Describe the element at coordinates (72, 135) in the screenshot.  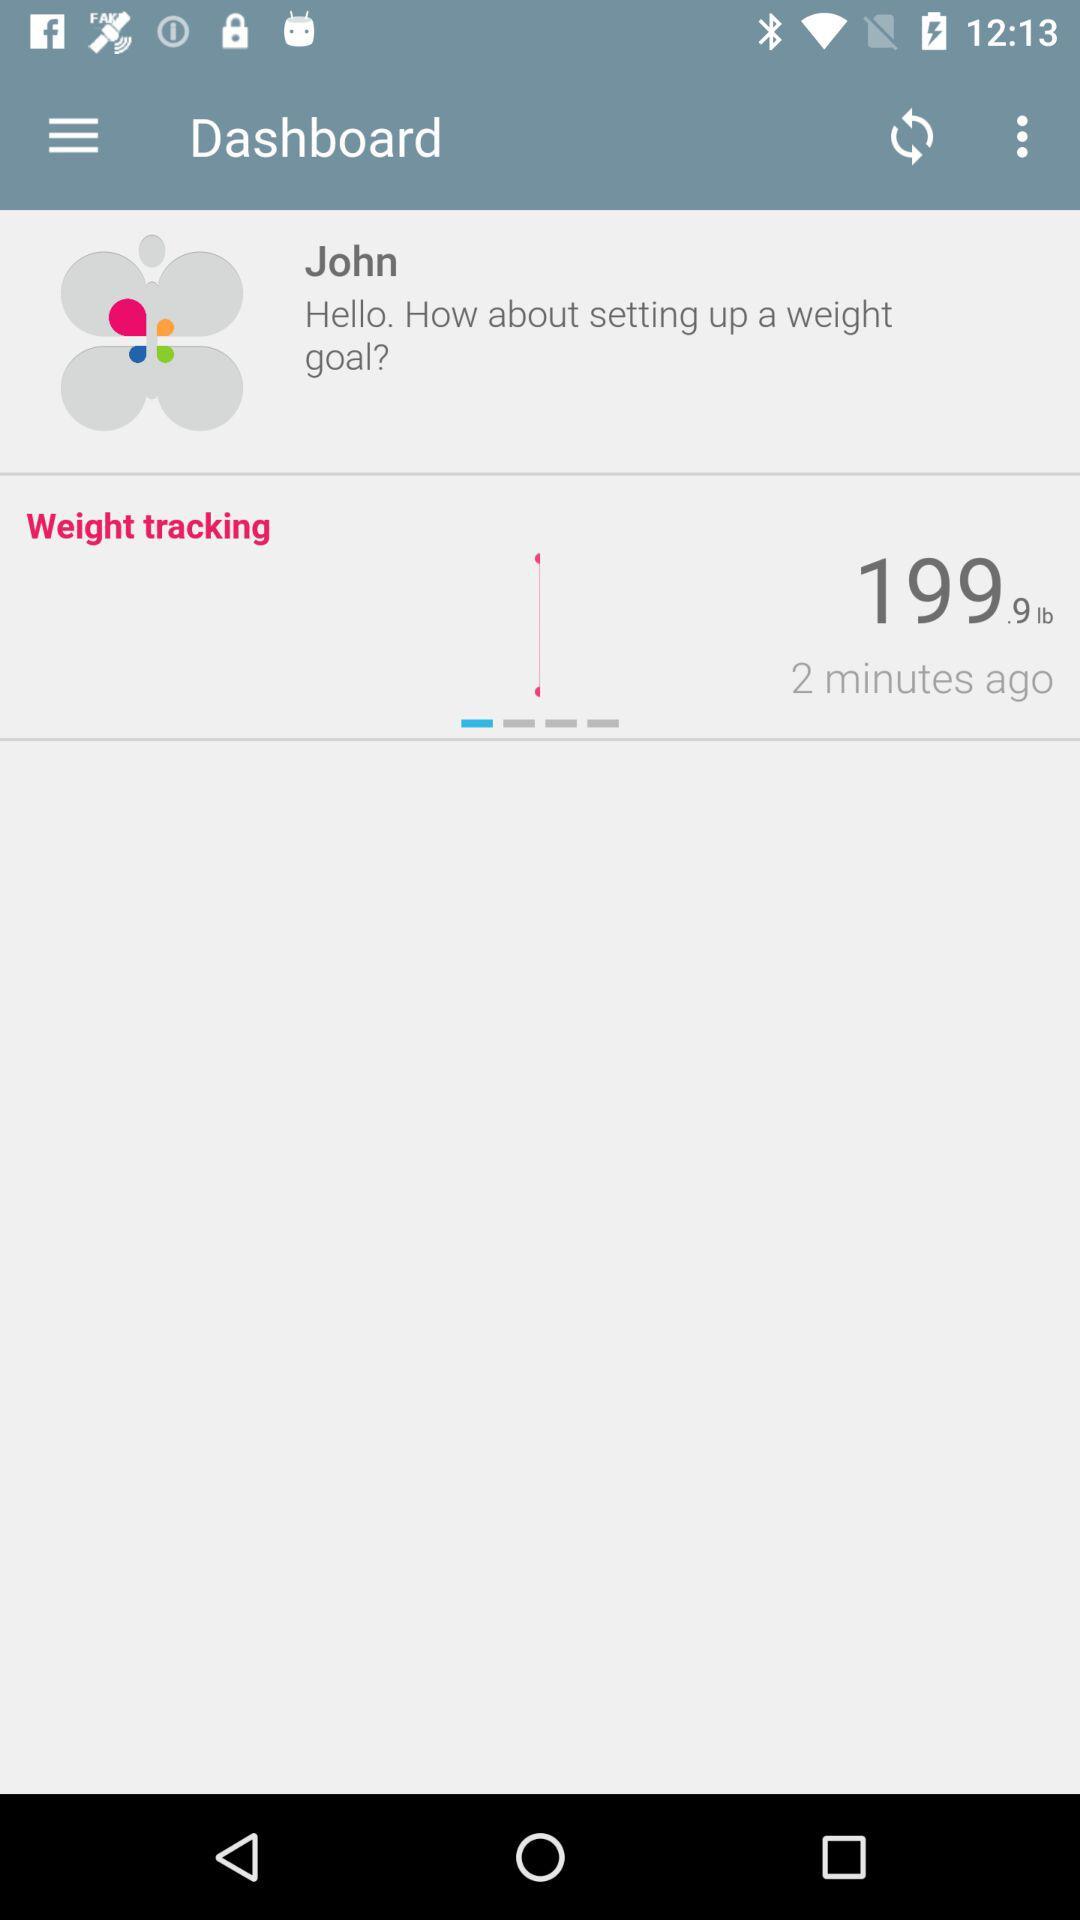
I see `item to the left of the dashboard item` at that location.